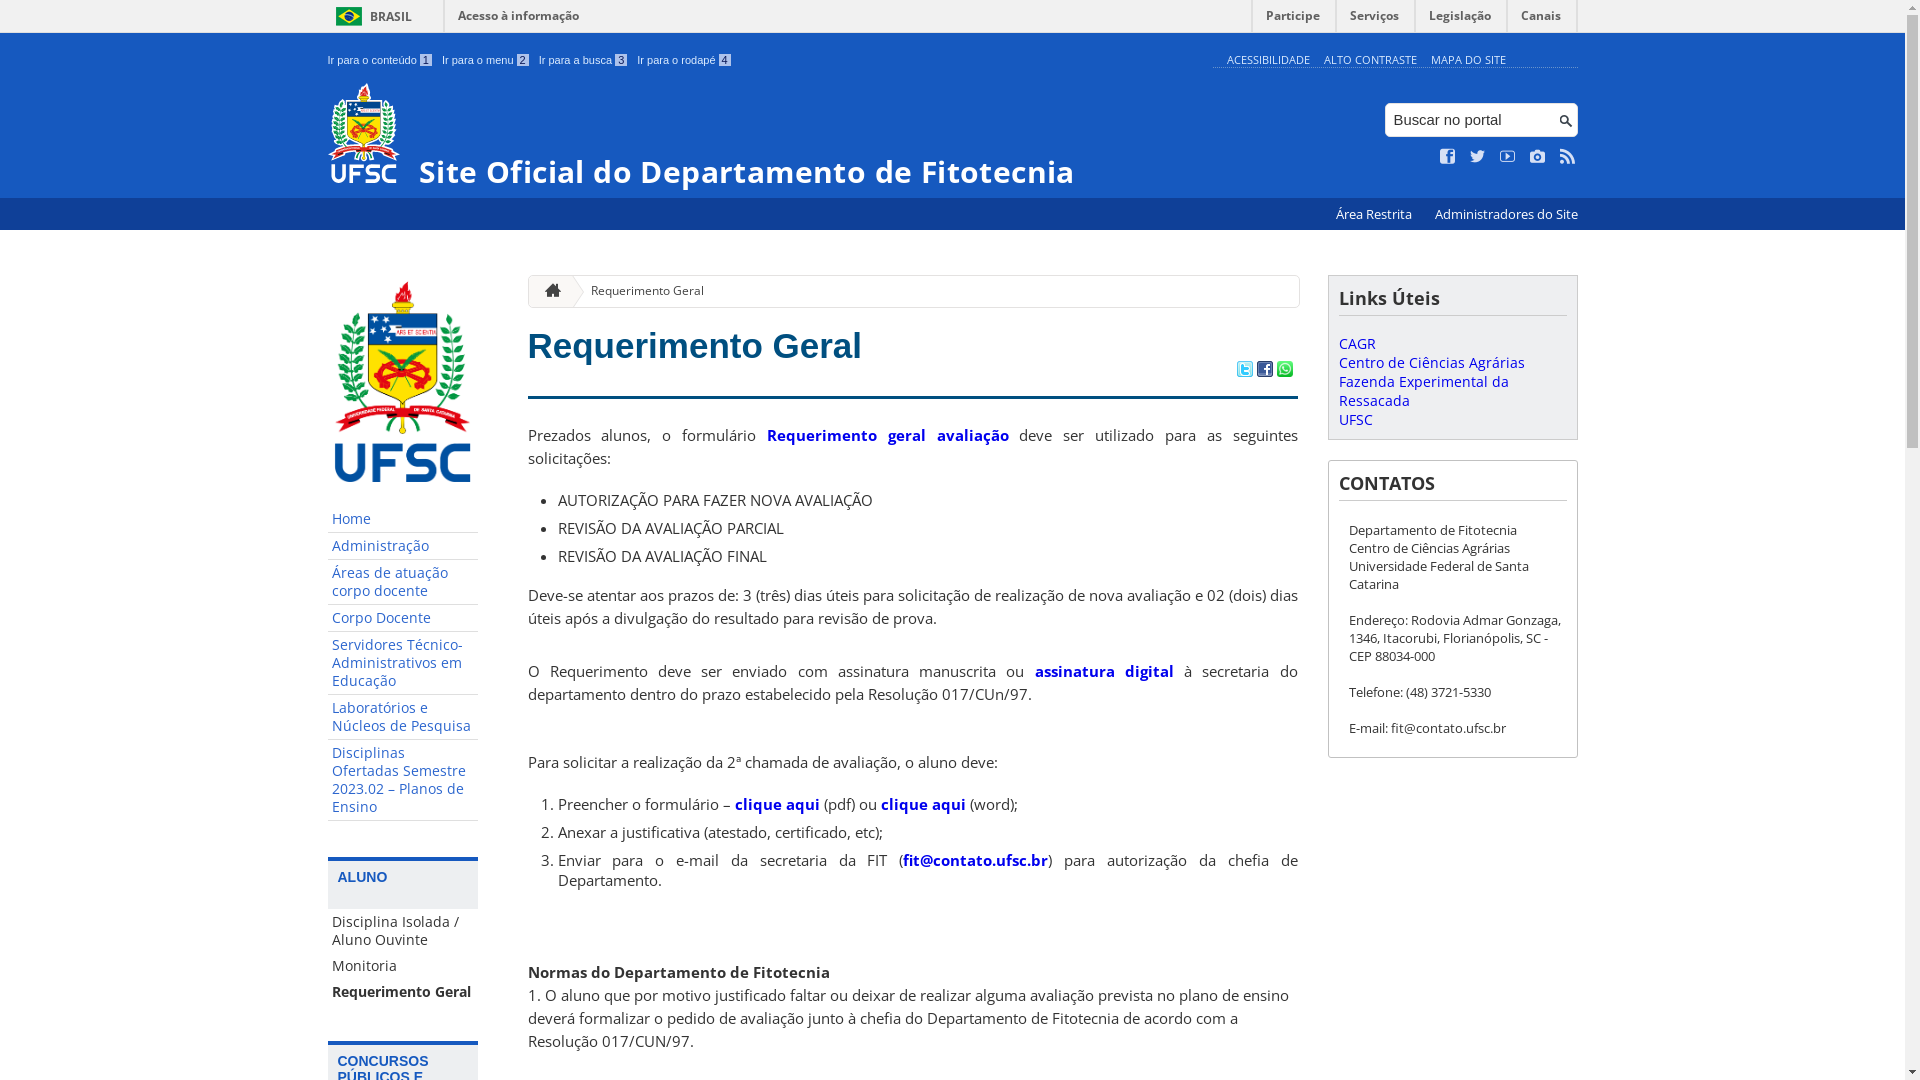 The image size is (1920, 1080). I want to click on 'Corpo Docente', so click(402, 617).